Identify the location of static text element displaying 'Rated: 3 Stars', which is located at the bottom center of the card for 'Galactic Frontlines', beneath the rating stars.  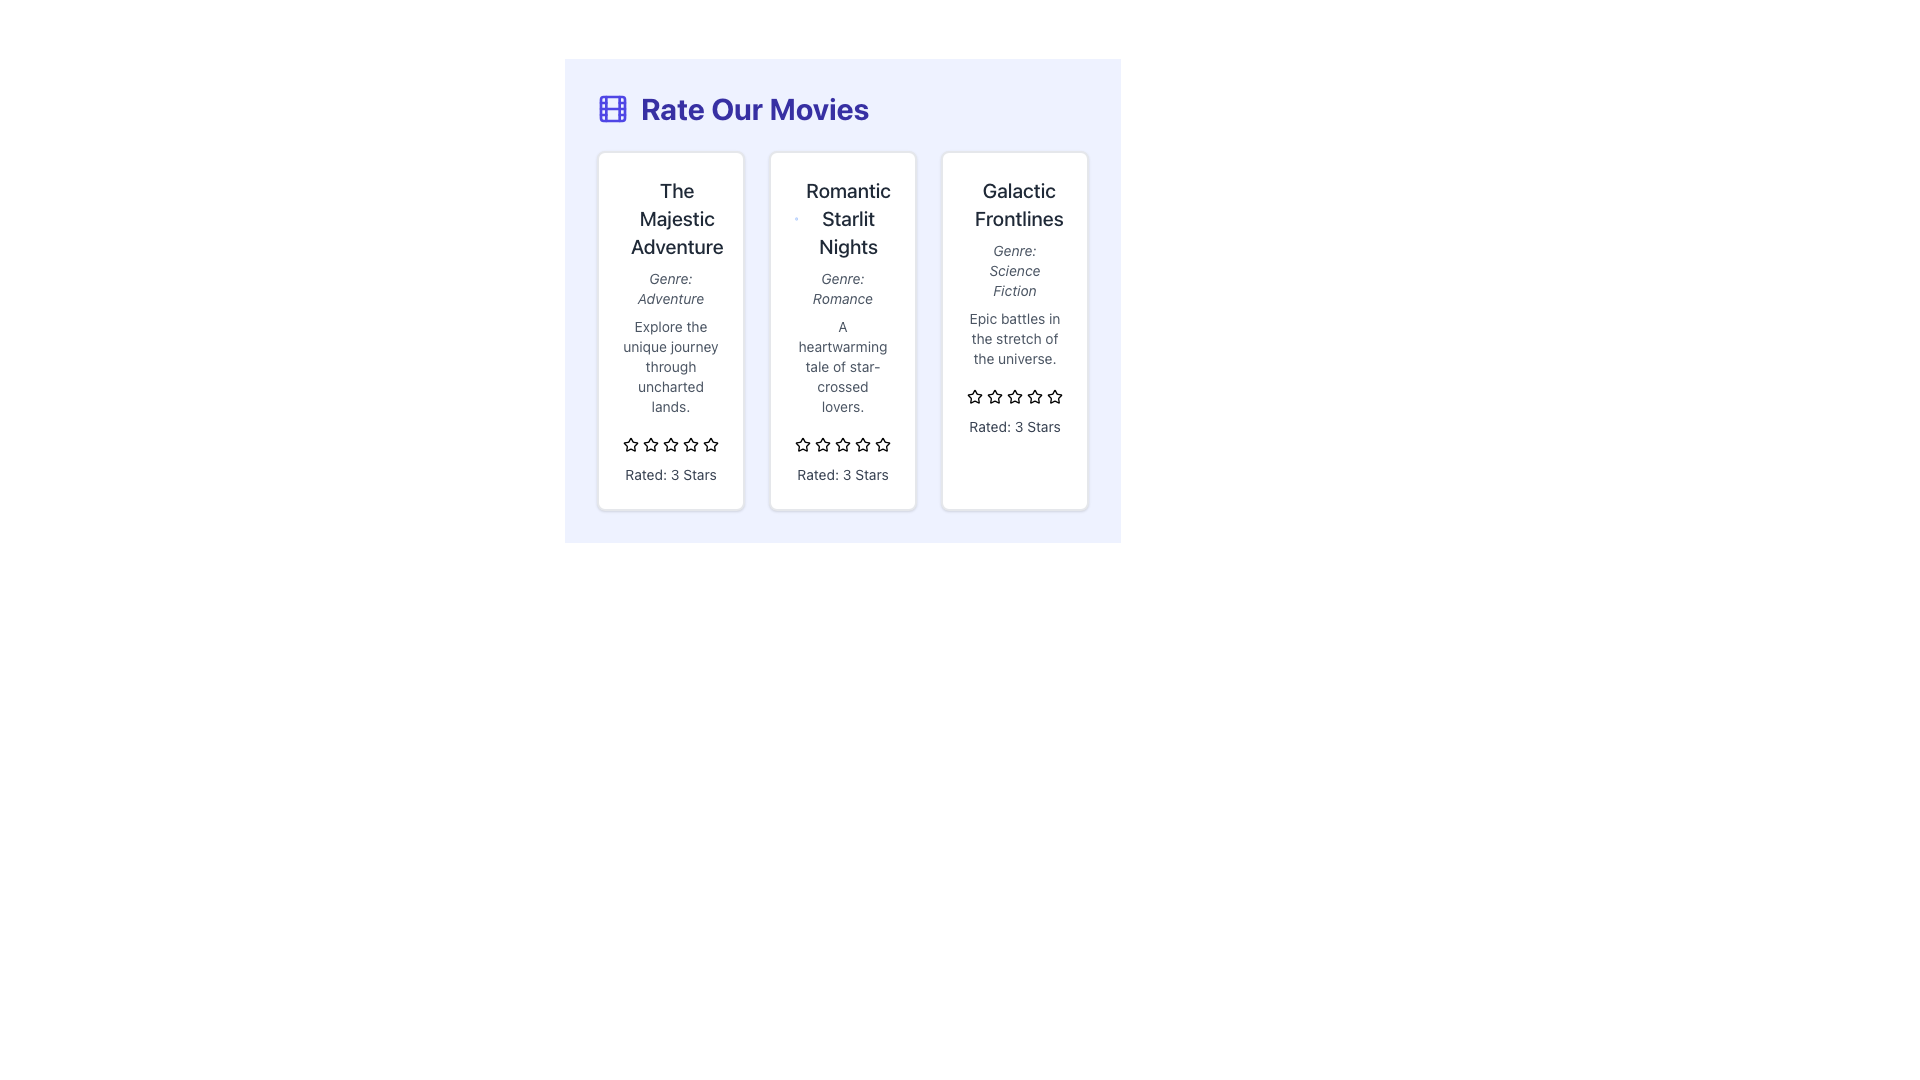
(1014, 426).